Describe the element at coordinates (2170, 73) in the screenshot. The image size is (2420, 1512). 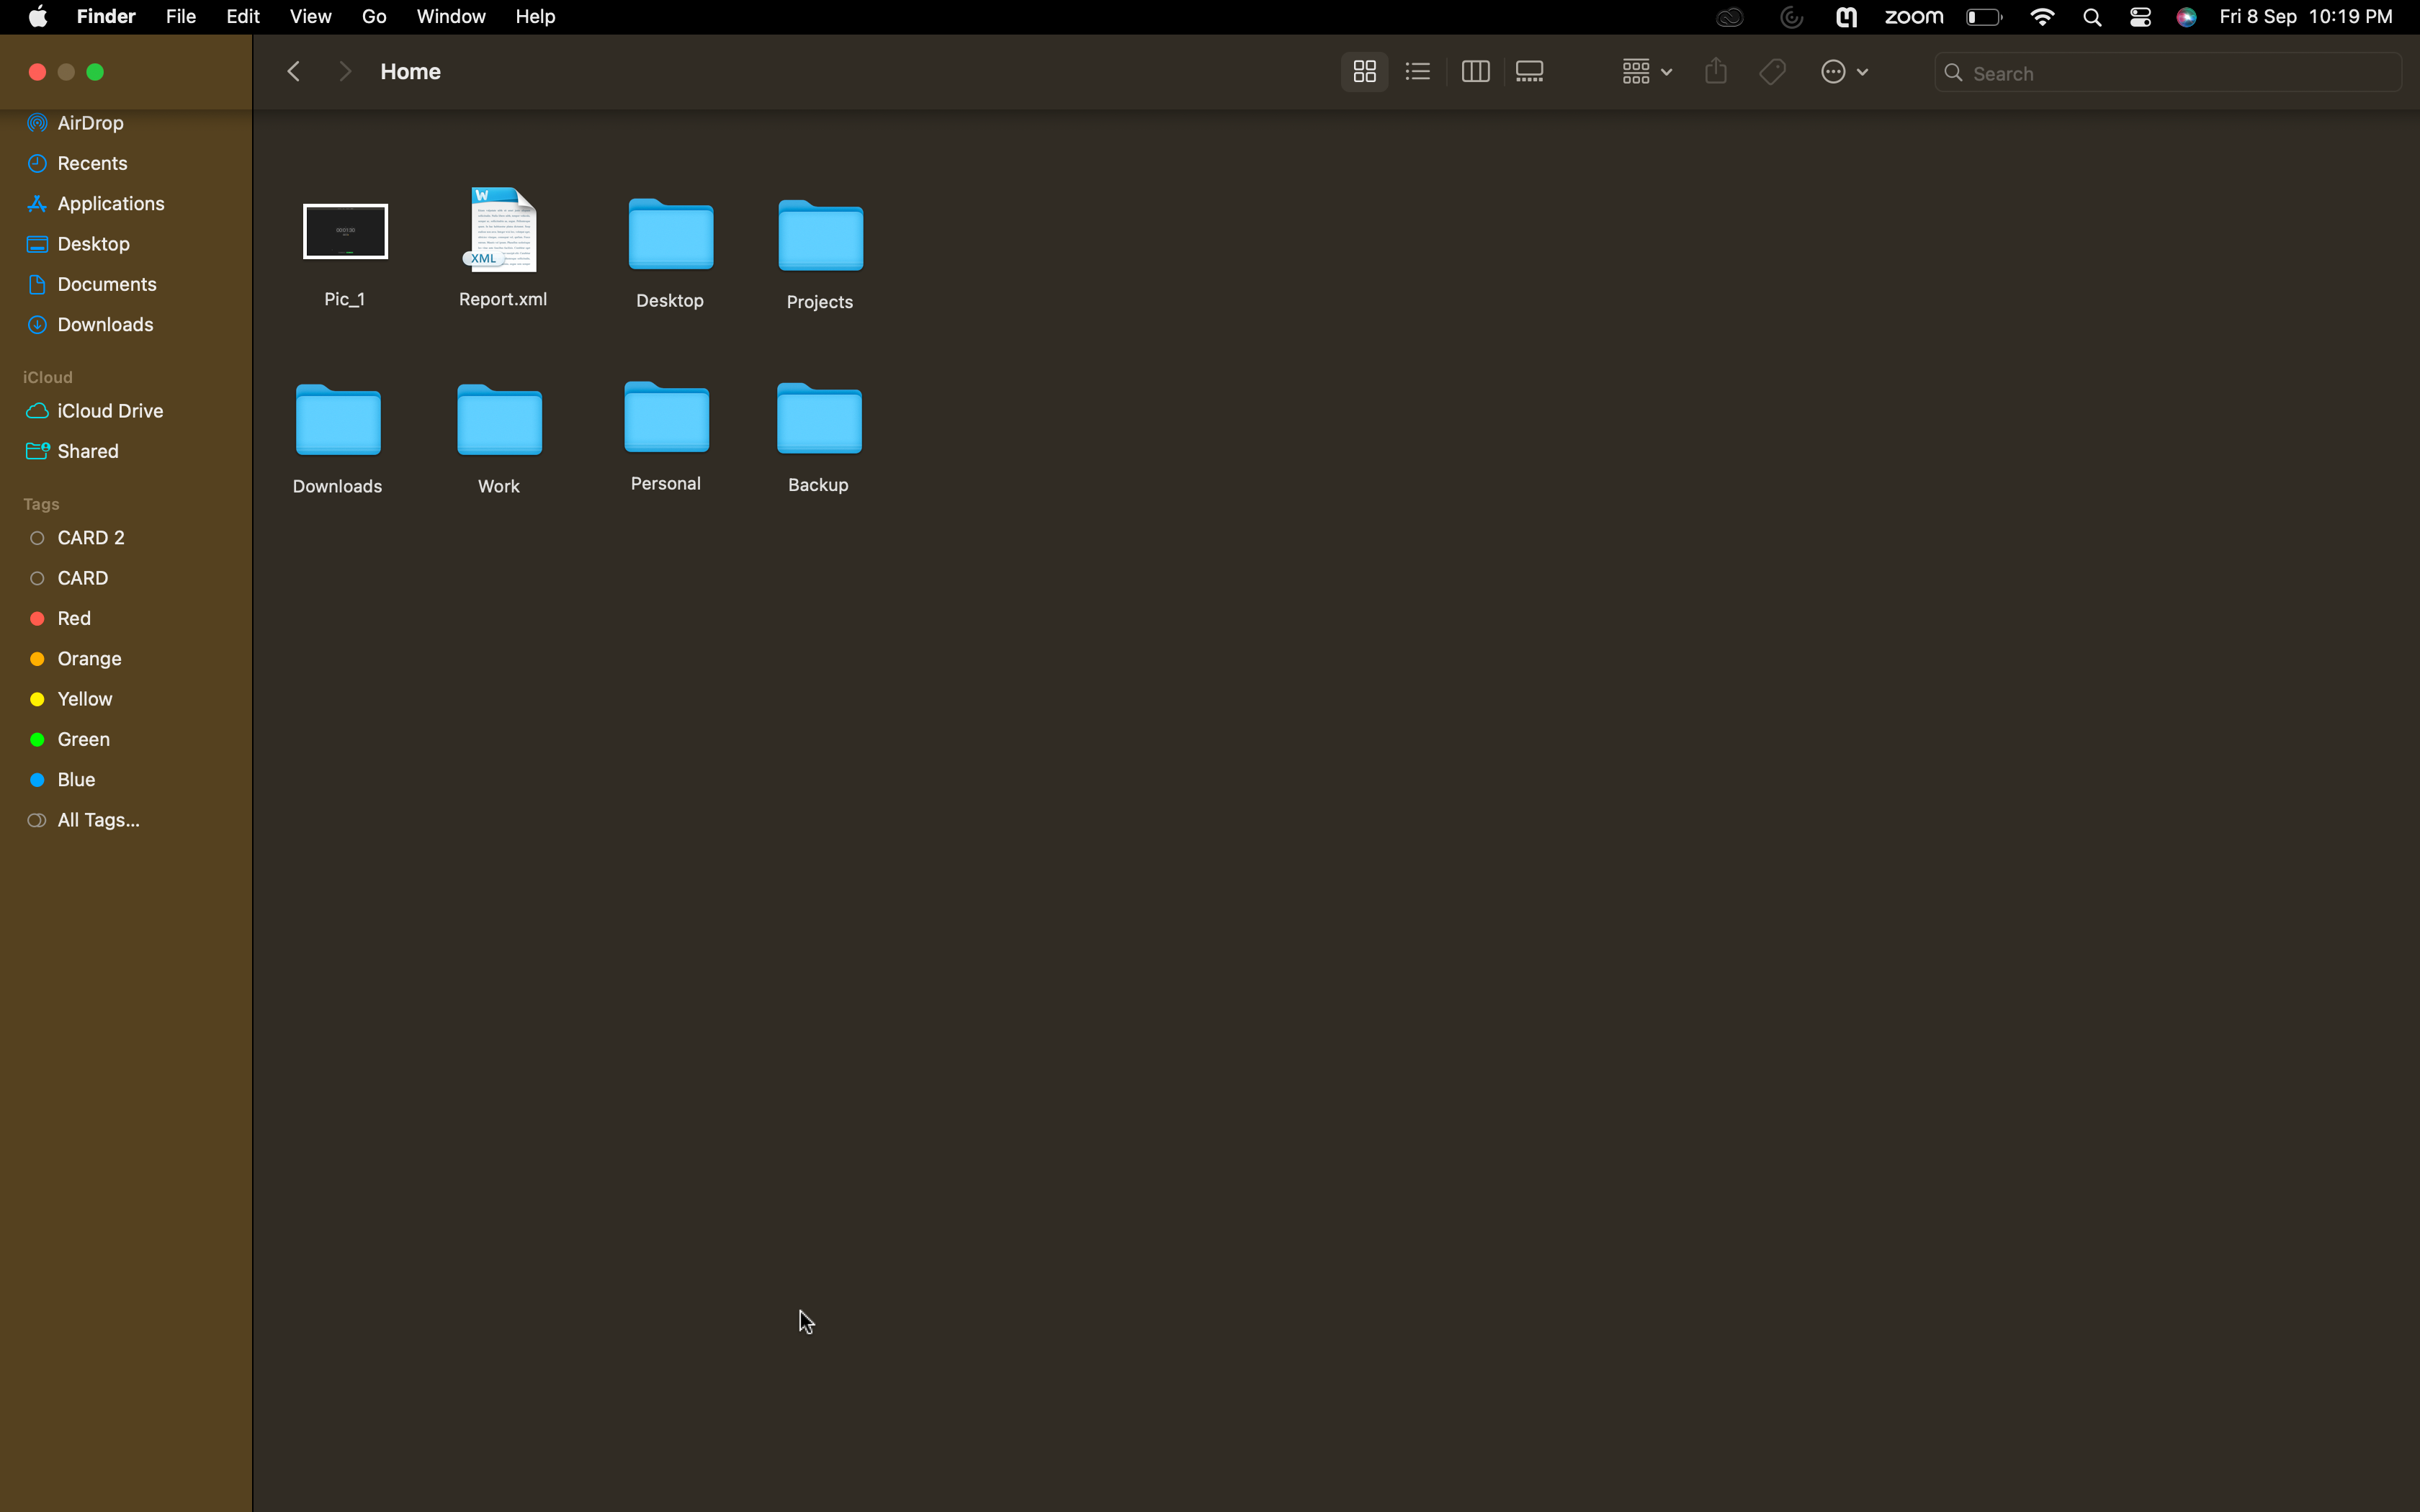
I see `a localized search for the "report" file in the current folder` at that location.